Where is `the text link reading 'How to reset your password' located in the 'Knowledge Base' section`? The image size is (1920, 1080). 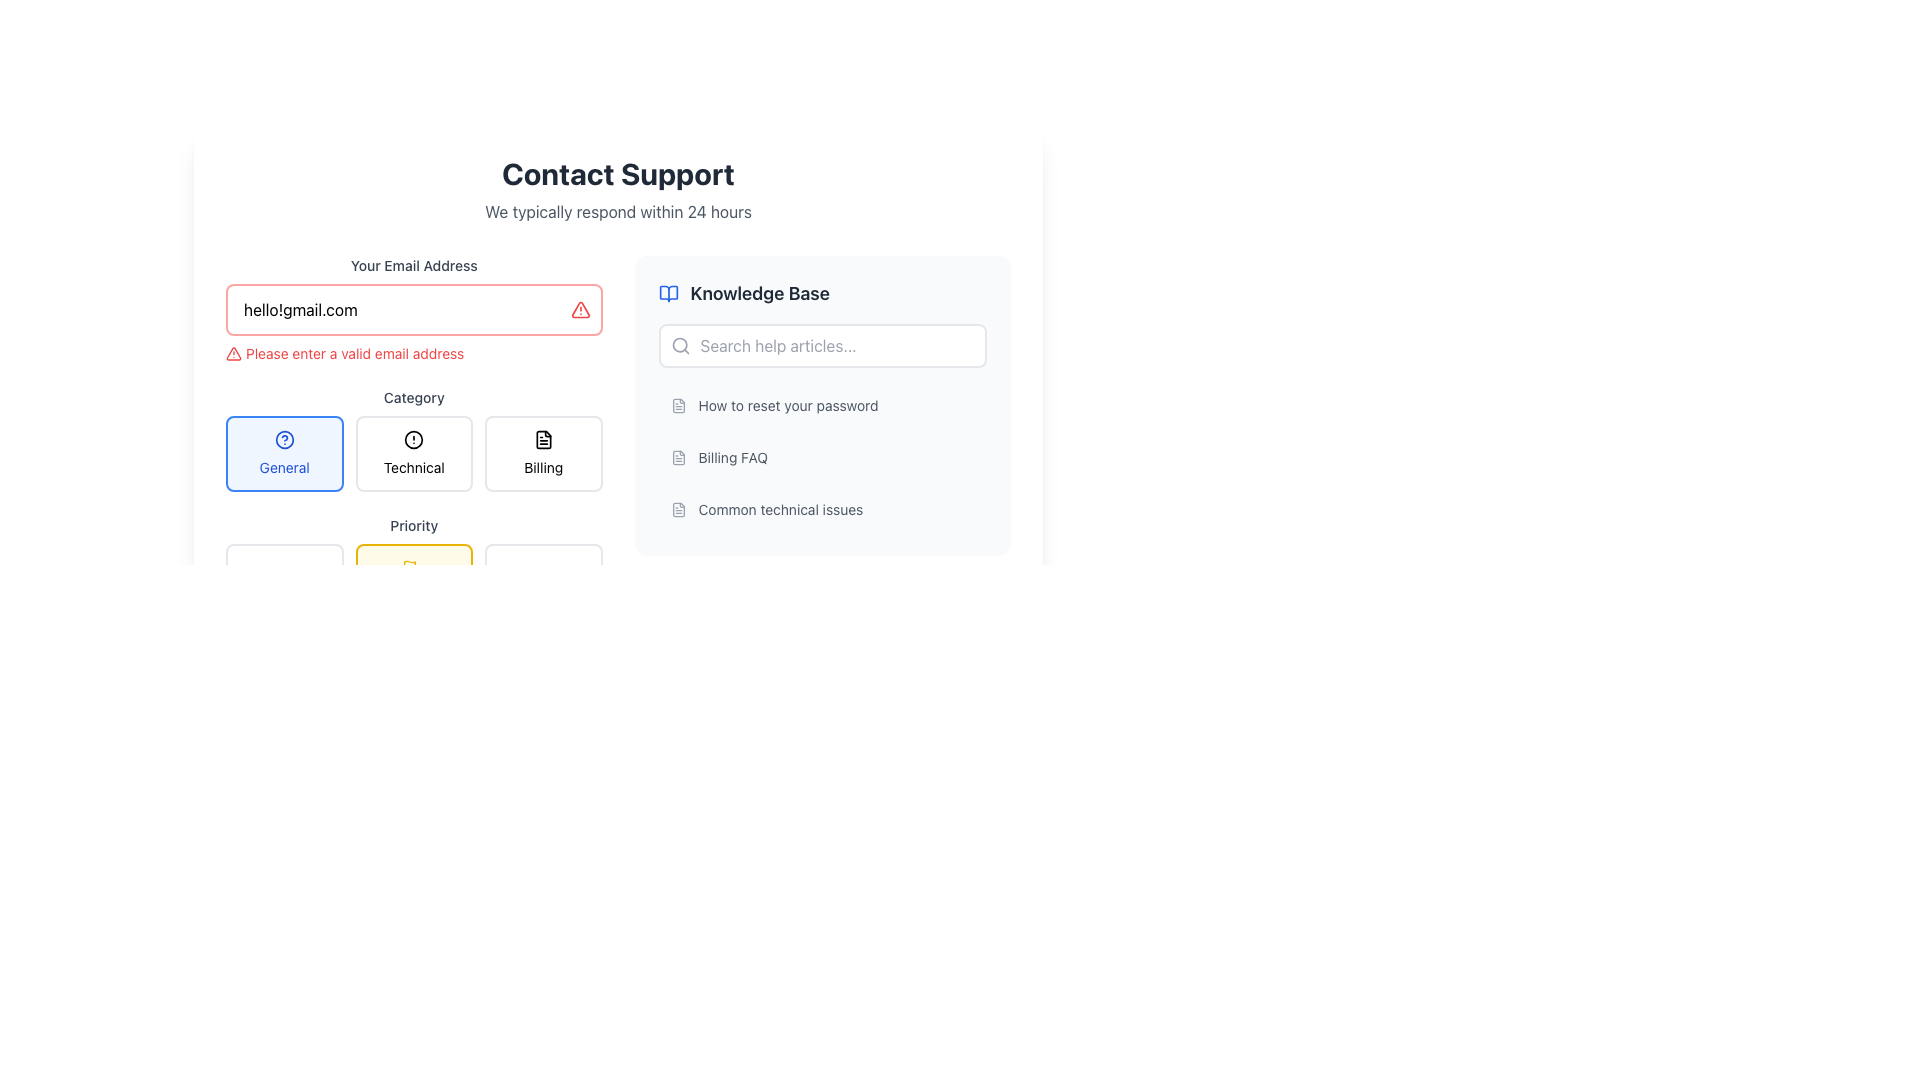 the text link reading 'How to reset your password' located in the 'Knowledge Base' section is located at coordinates (787, 405).